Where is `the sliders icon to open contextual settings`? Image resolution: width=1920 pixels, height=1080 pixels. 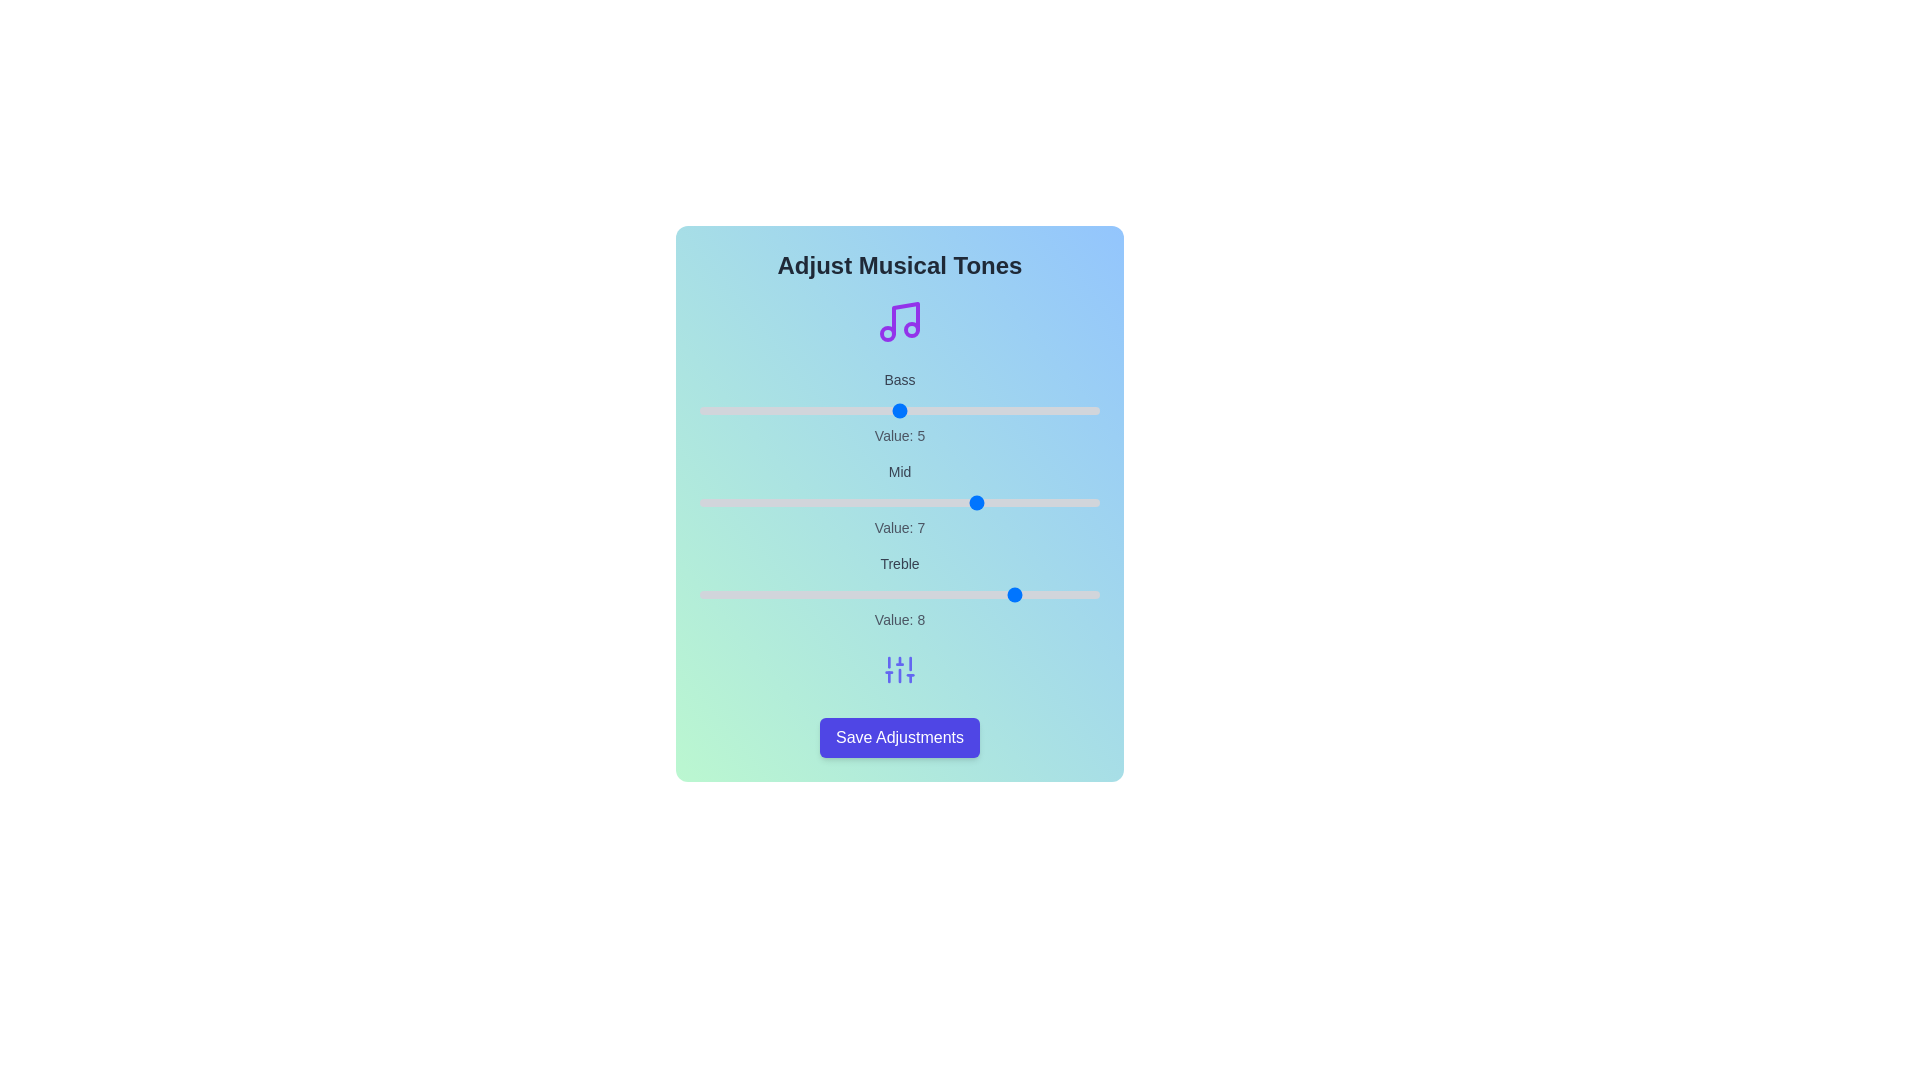 the sliders icon to open contextual settings is located at coordinates (899, 670).